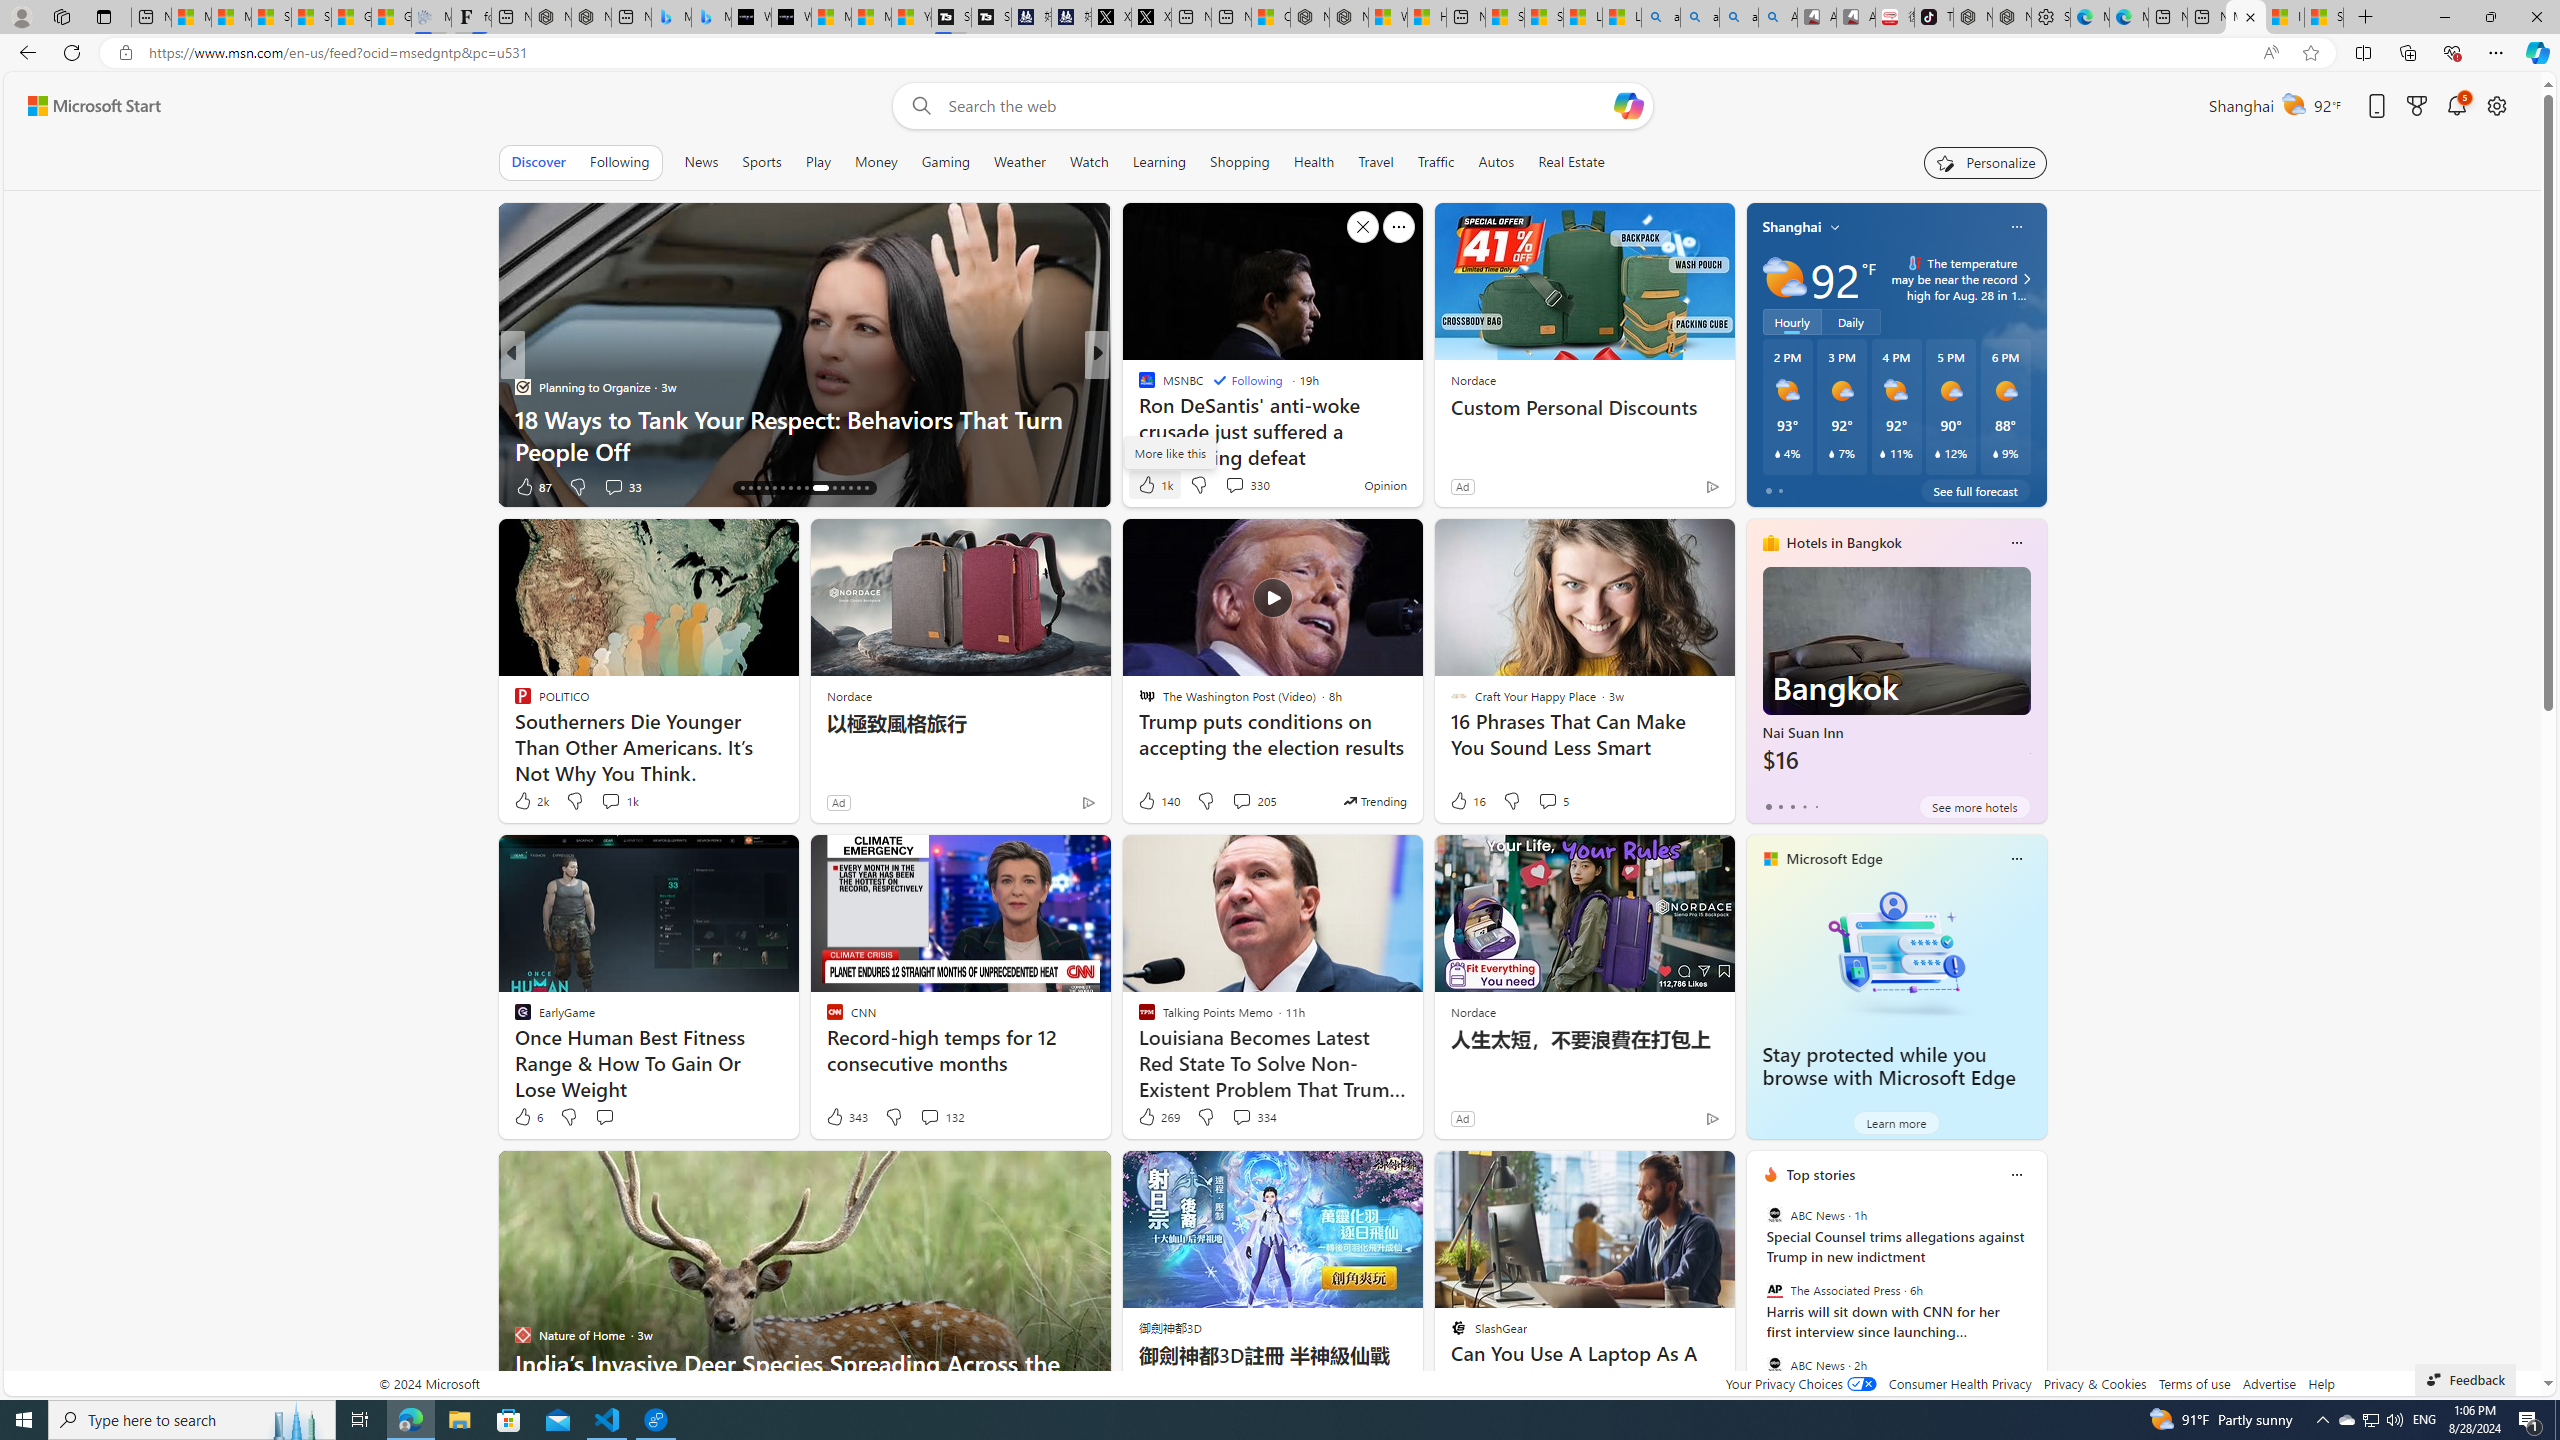 The height and width of the screenshot is (1440, 2560). What do you see at coordinates (533, 486) in the screenshot?
I see `'87 Like'` at bounding box center [533, 486].